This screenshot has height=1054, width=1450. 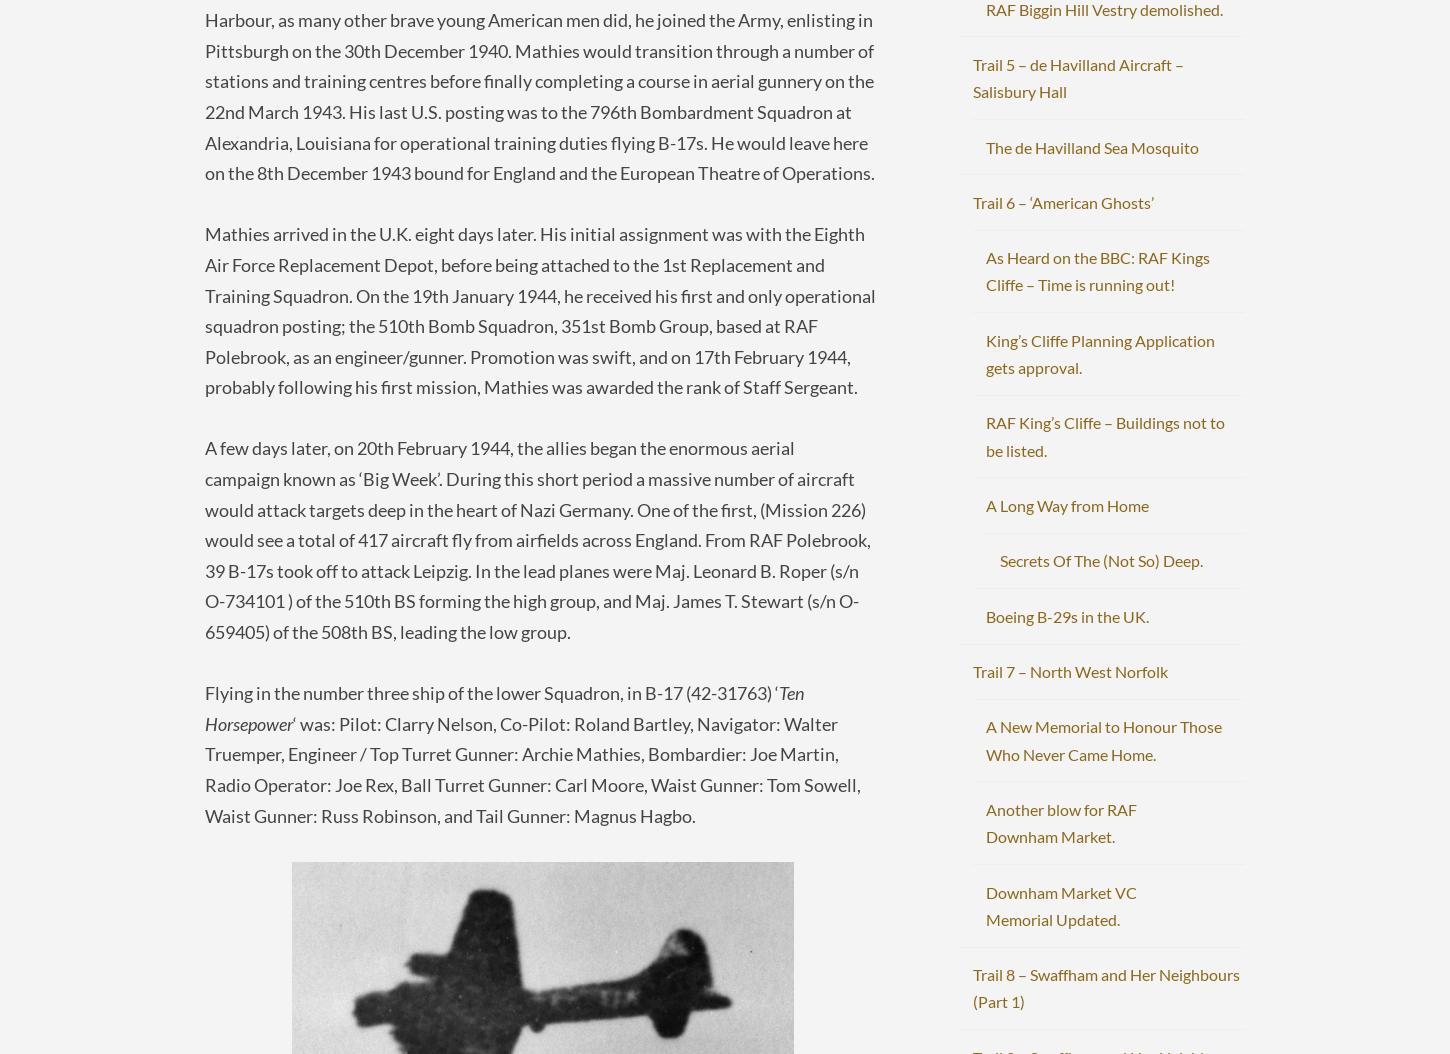 What do you see at coordinates (504, 706) in the screenshot?
I see `'Ten Horsepower'` at bounding box center [504, 706].